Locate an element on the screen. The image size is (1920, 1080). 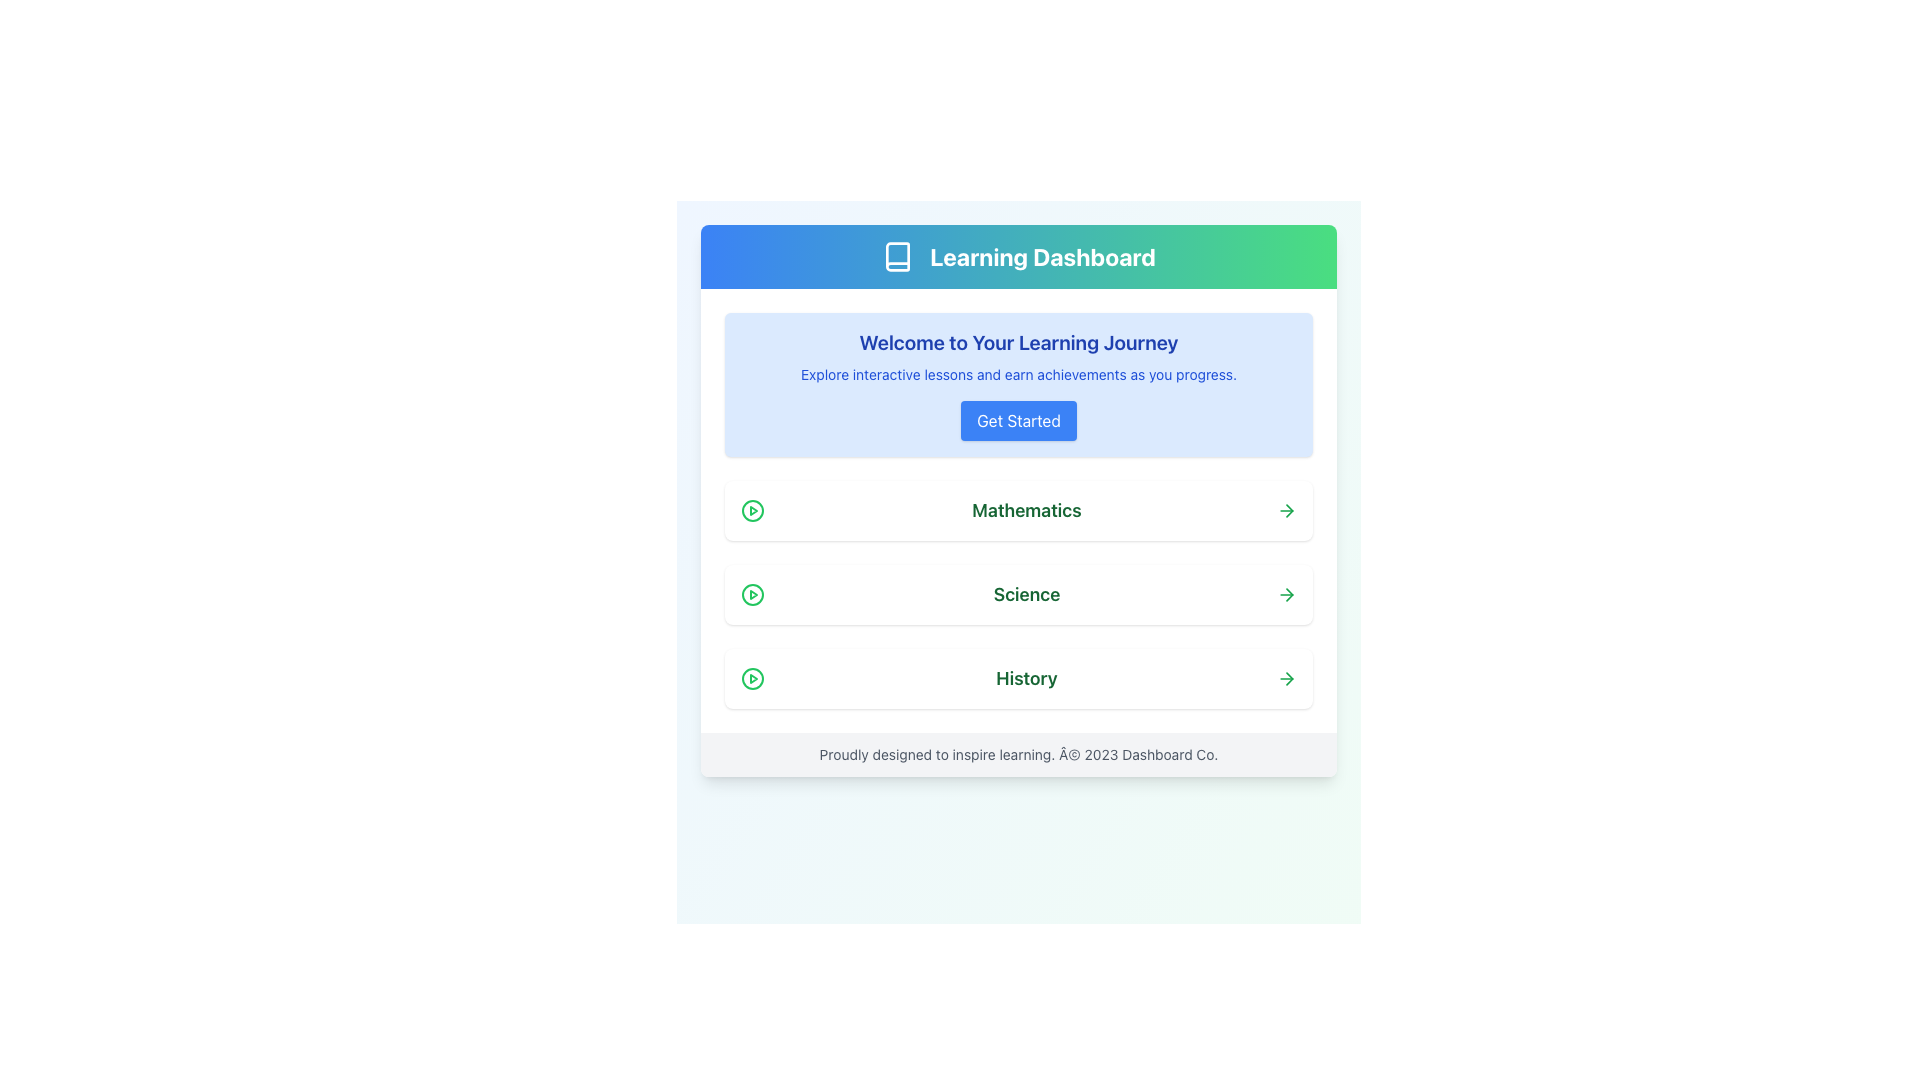
the central button that initiates the user's learning journey, located below the message 'Explore interactive lessons and earn achievements as you progress.' is located at coordinates (1018, 419).